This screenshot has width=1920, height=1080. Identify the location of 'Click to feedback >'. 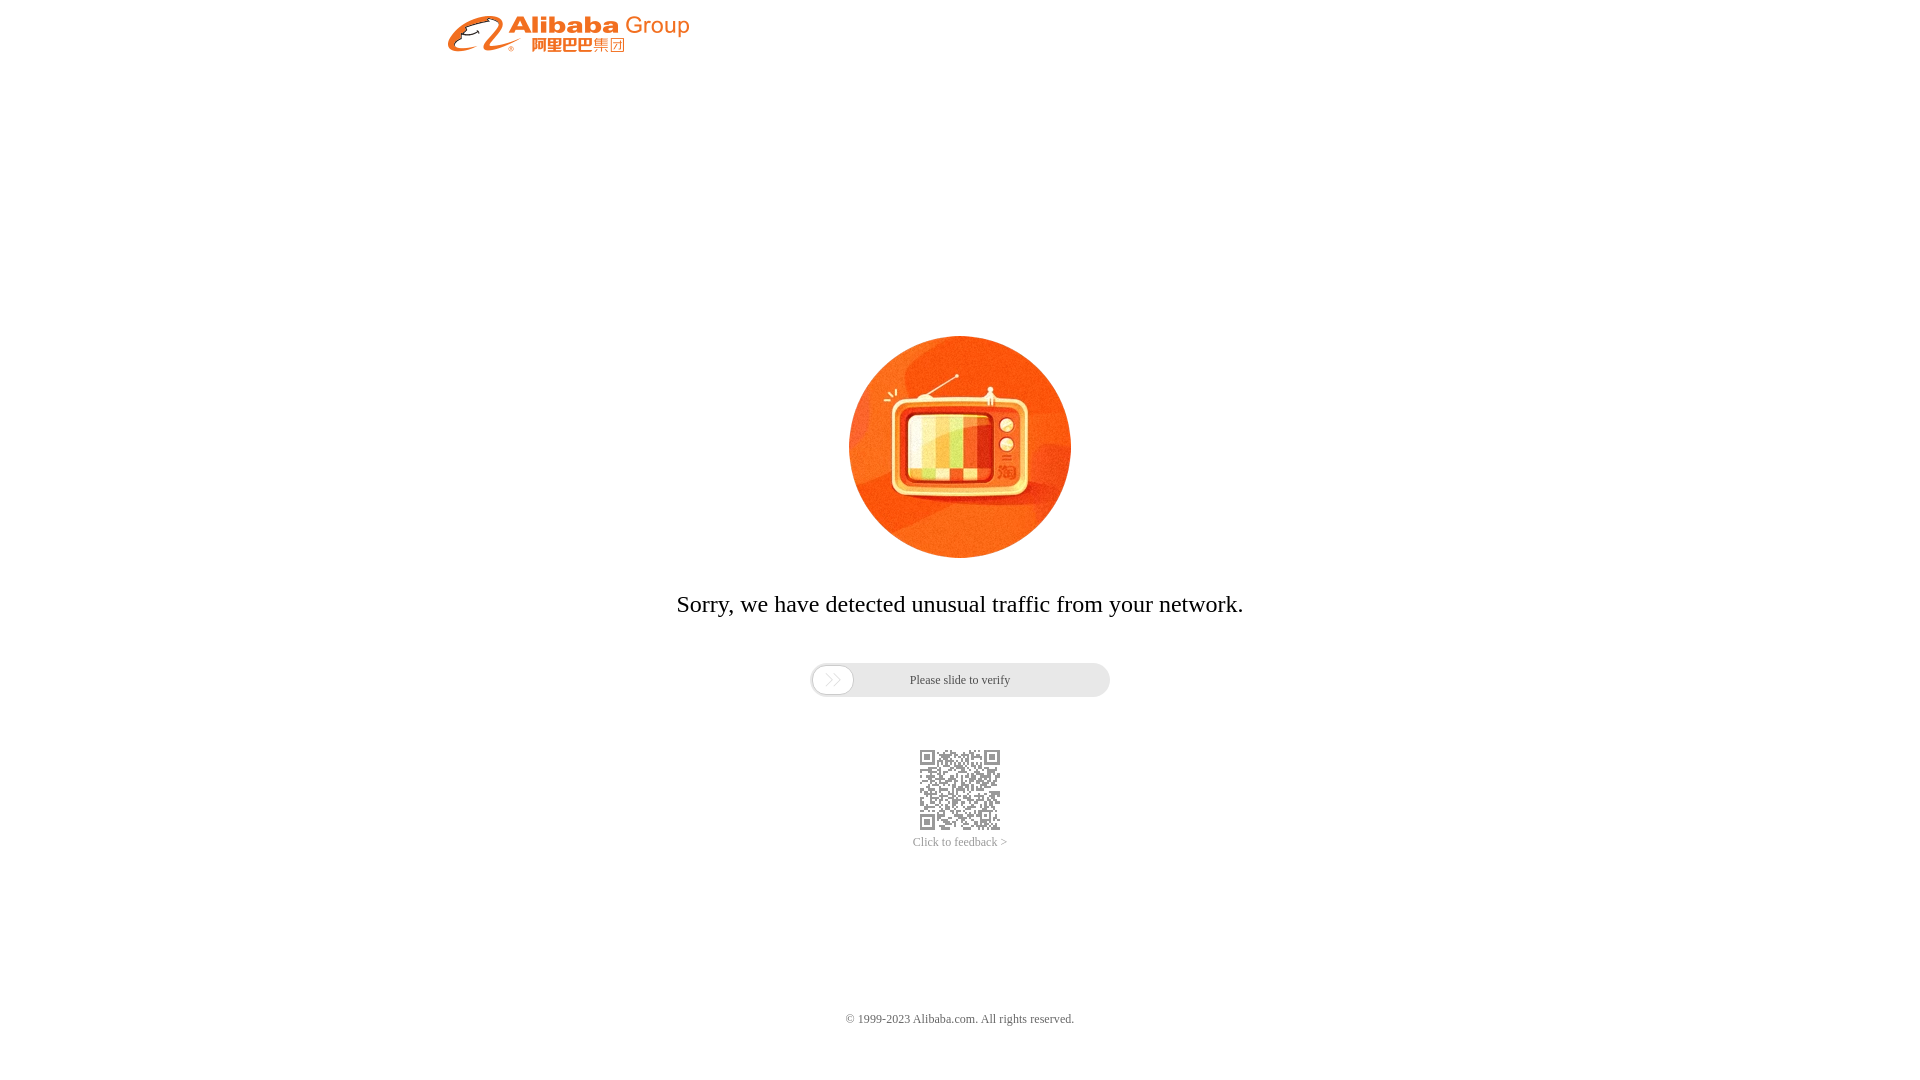
(911, 842).